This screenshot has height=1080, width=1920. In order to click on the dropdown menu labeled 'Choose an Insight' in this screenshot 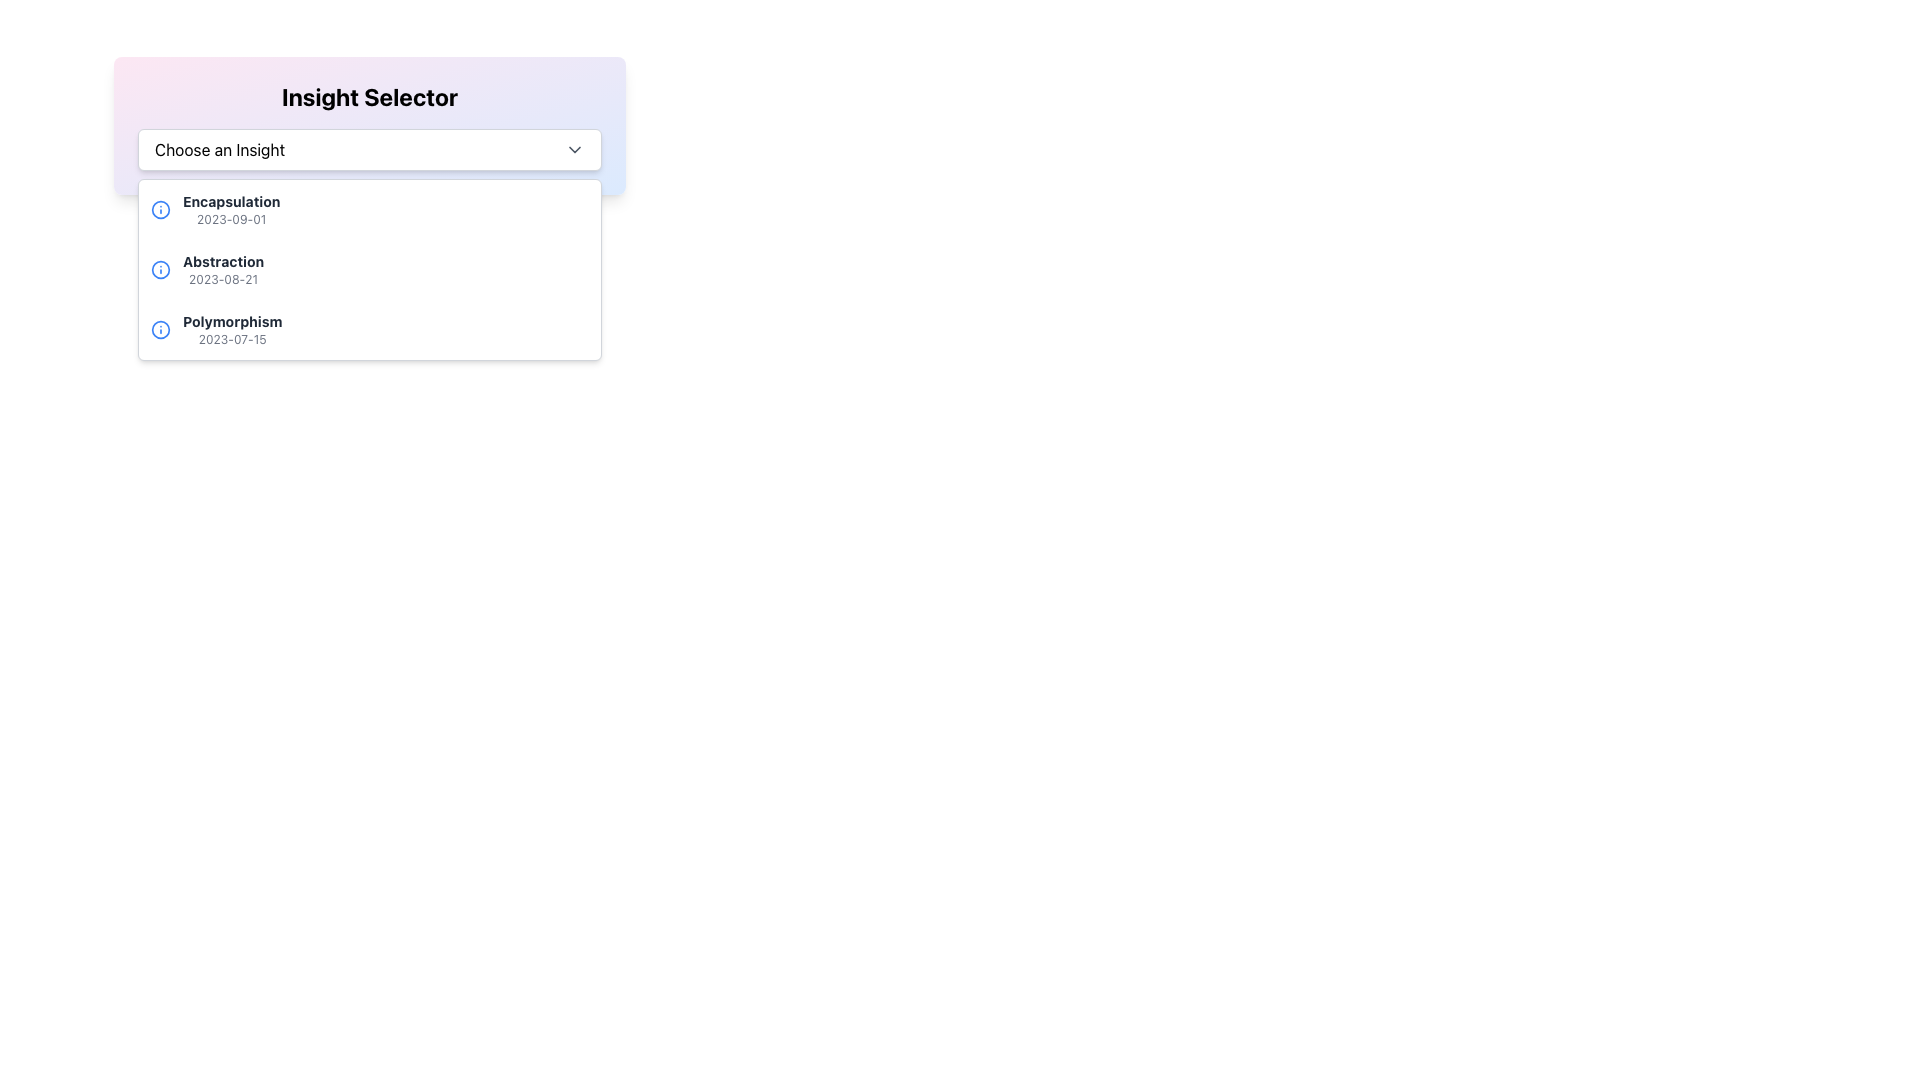, I will do `click(369, 149)`.